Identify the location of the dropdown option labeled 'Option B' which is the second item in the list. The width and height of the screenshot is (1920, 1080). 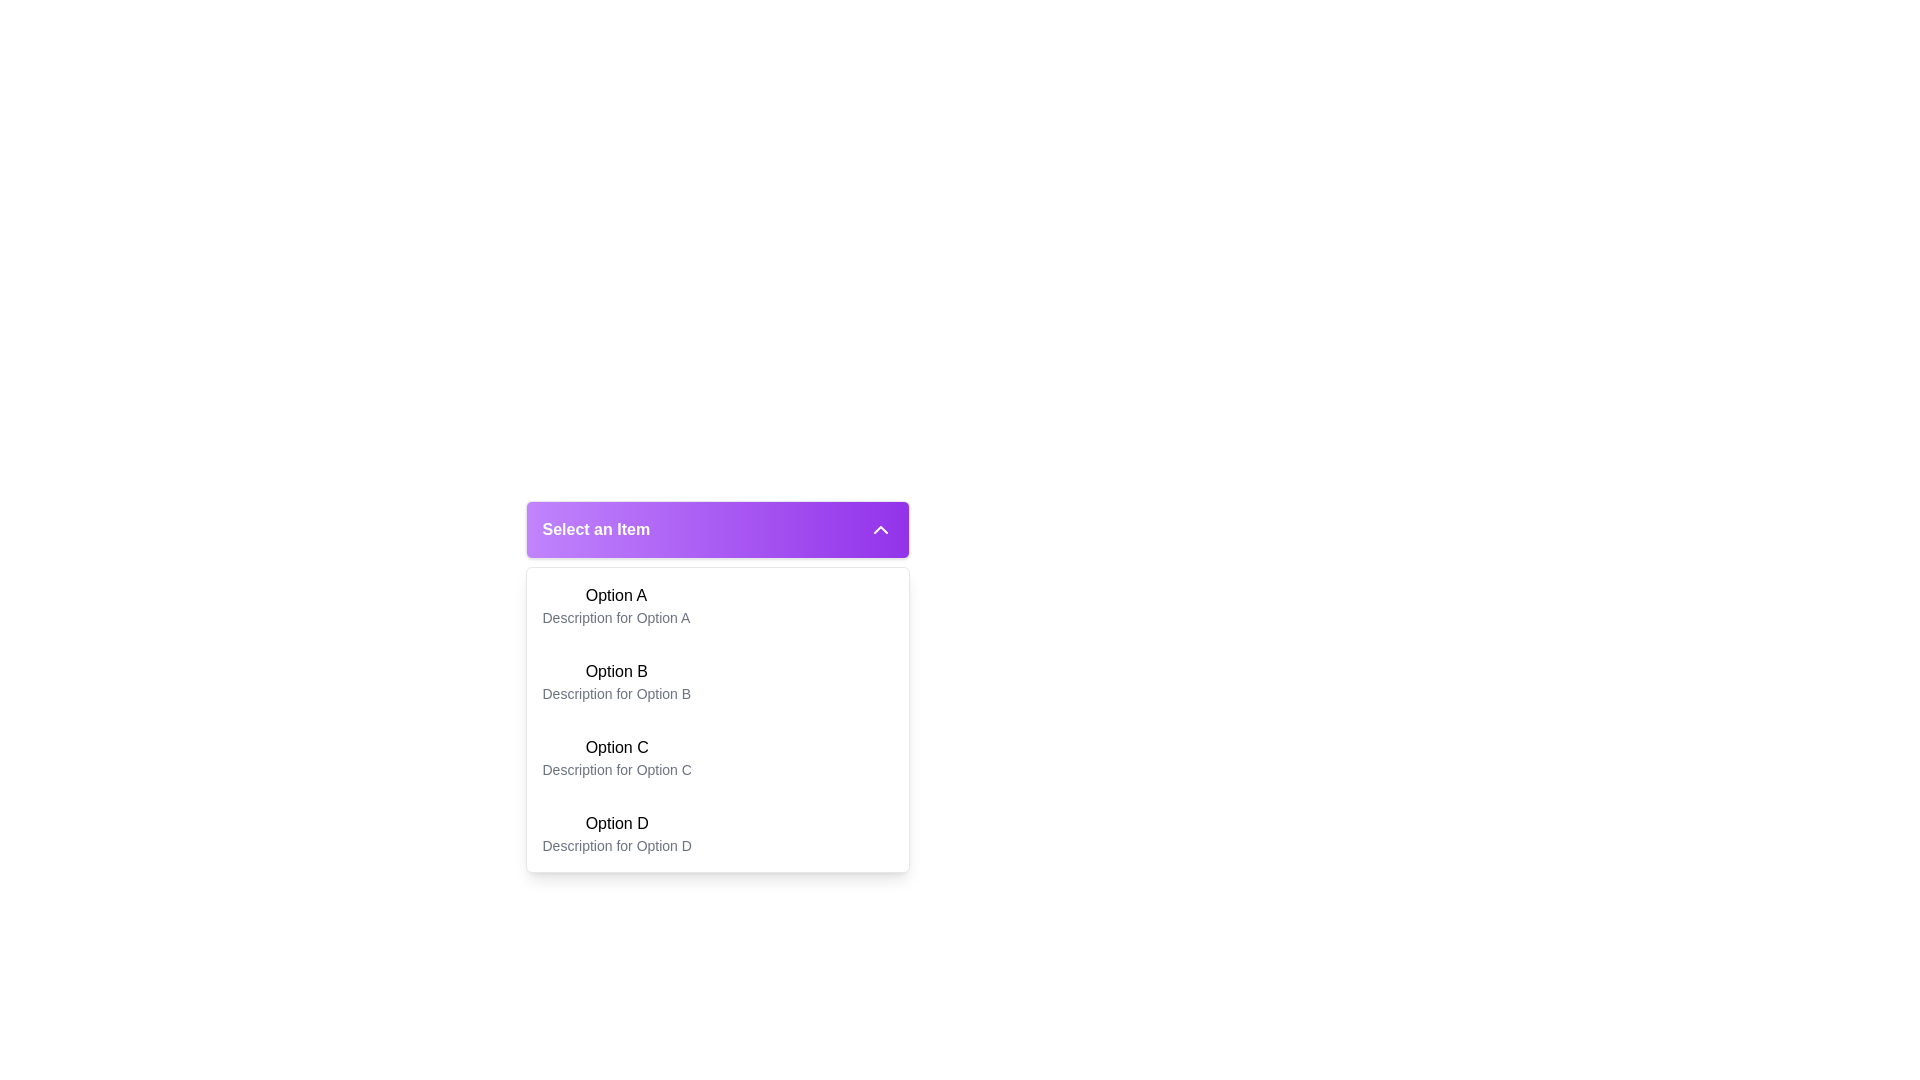
(717, 681).